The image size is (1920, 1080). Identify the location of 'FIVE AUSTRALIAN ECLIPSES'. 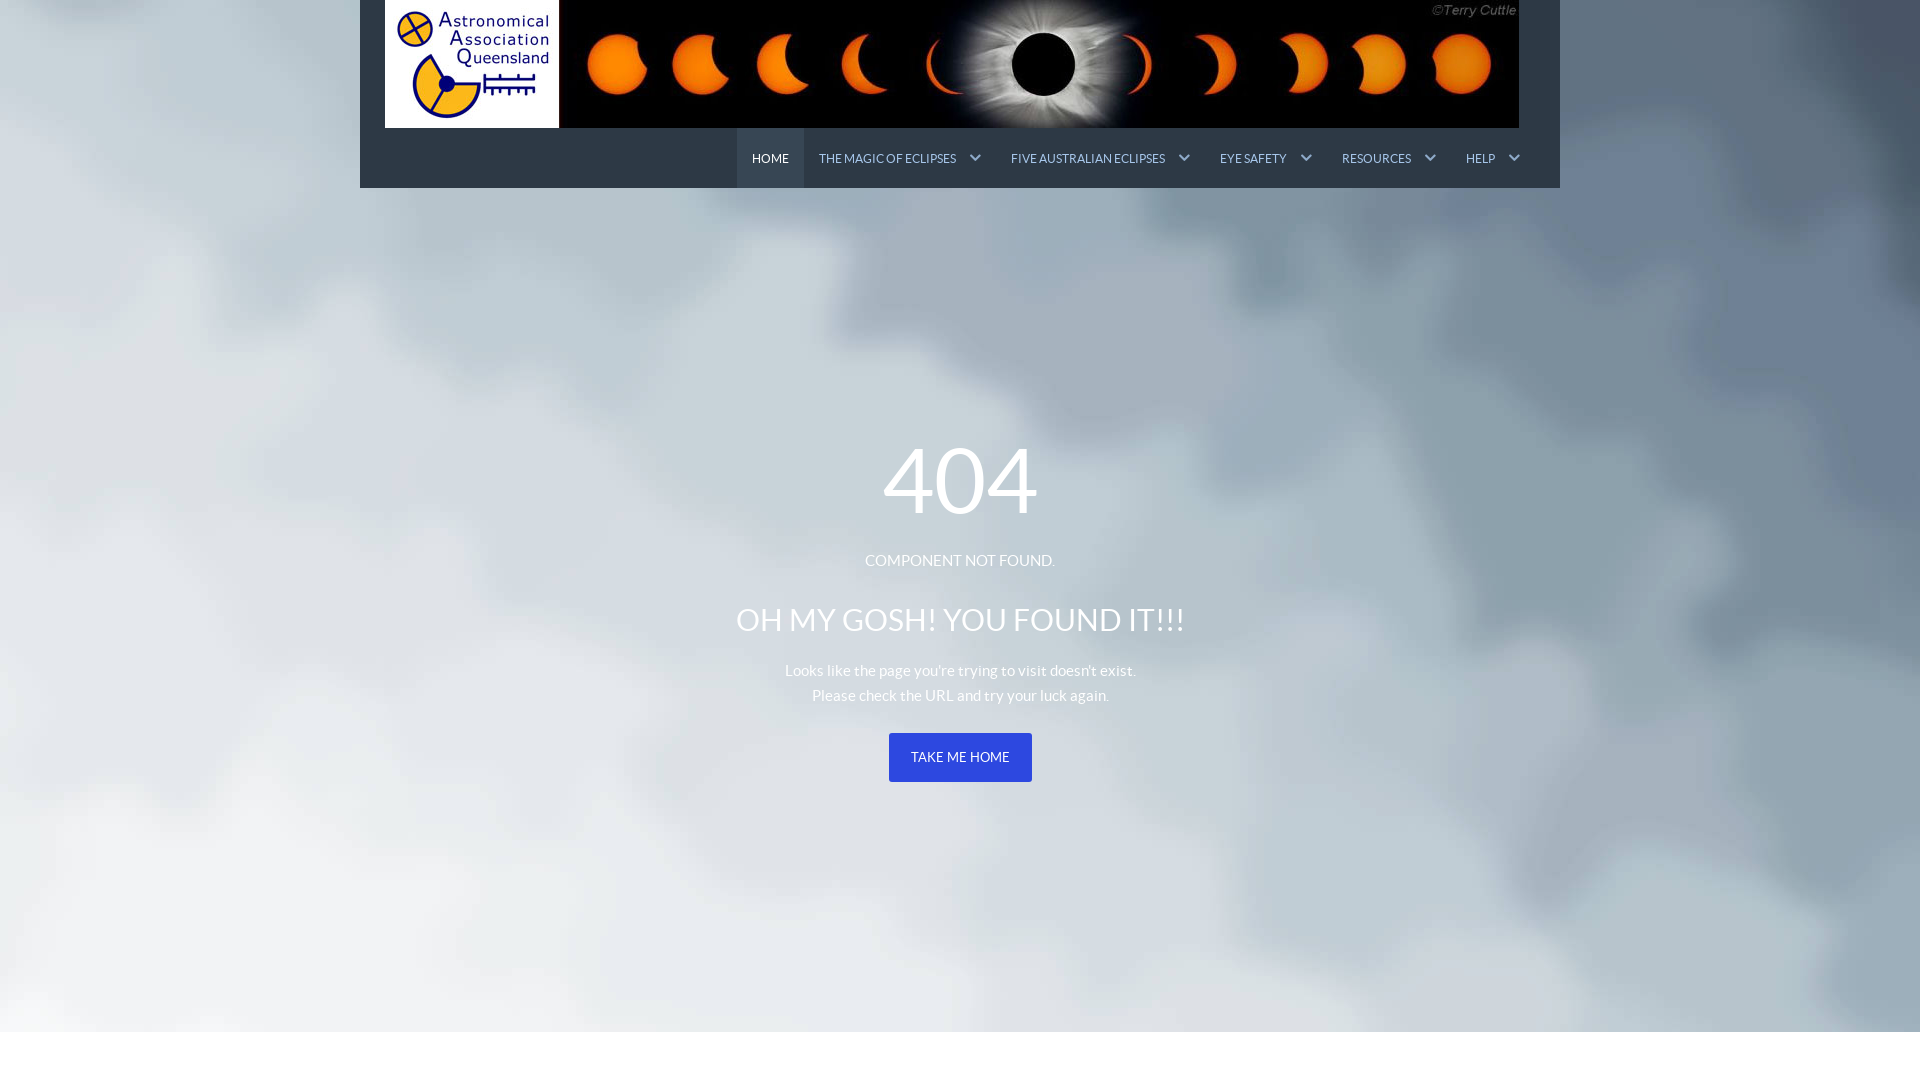
(1099, 157).